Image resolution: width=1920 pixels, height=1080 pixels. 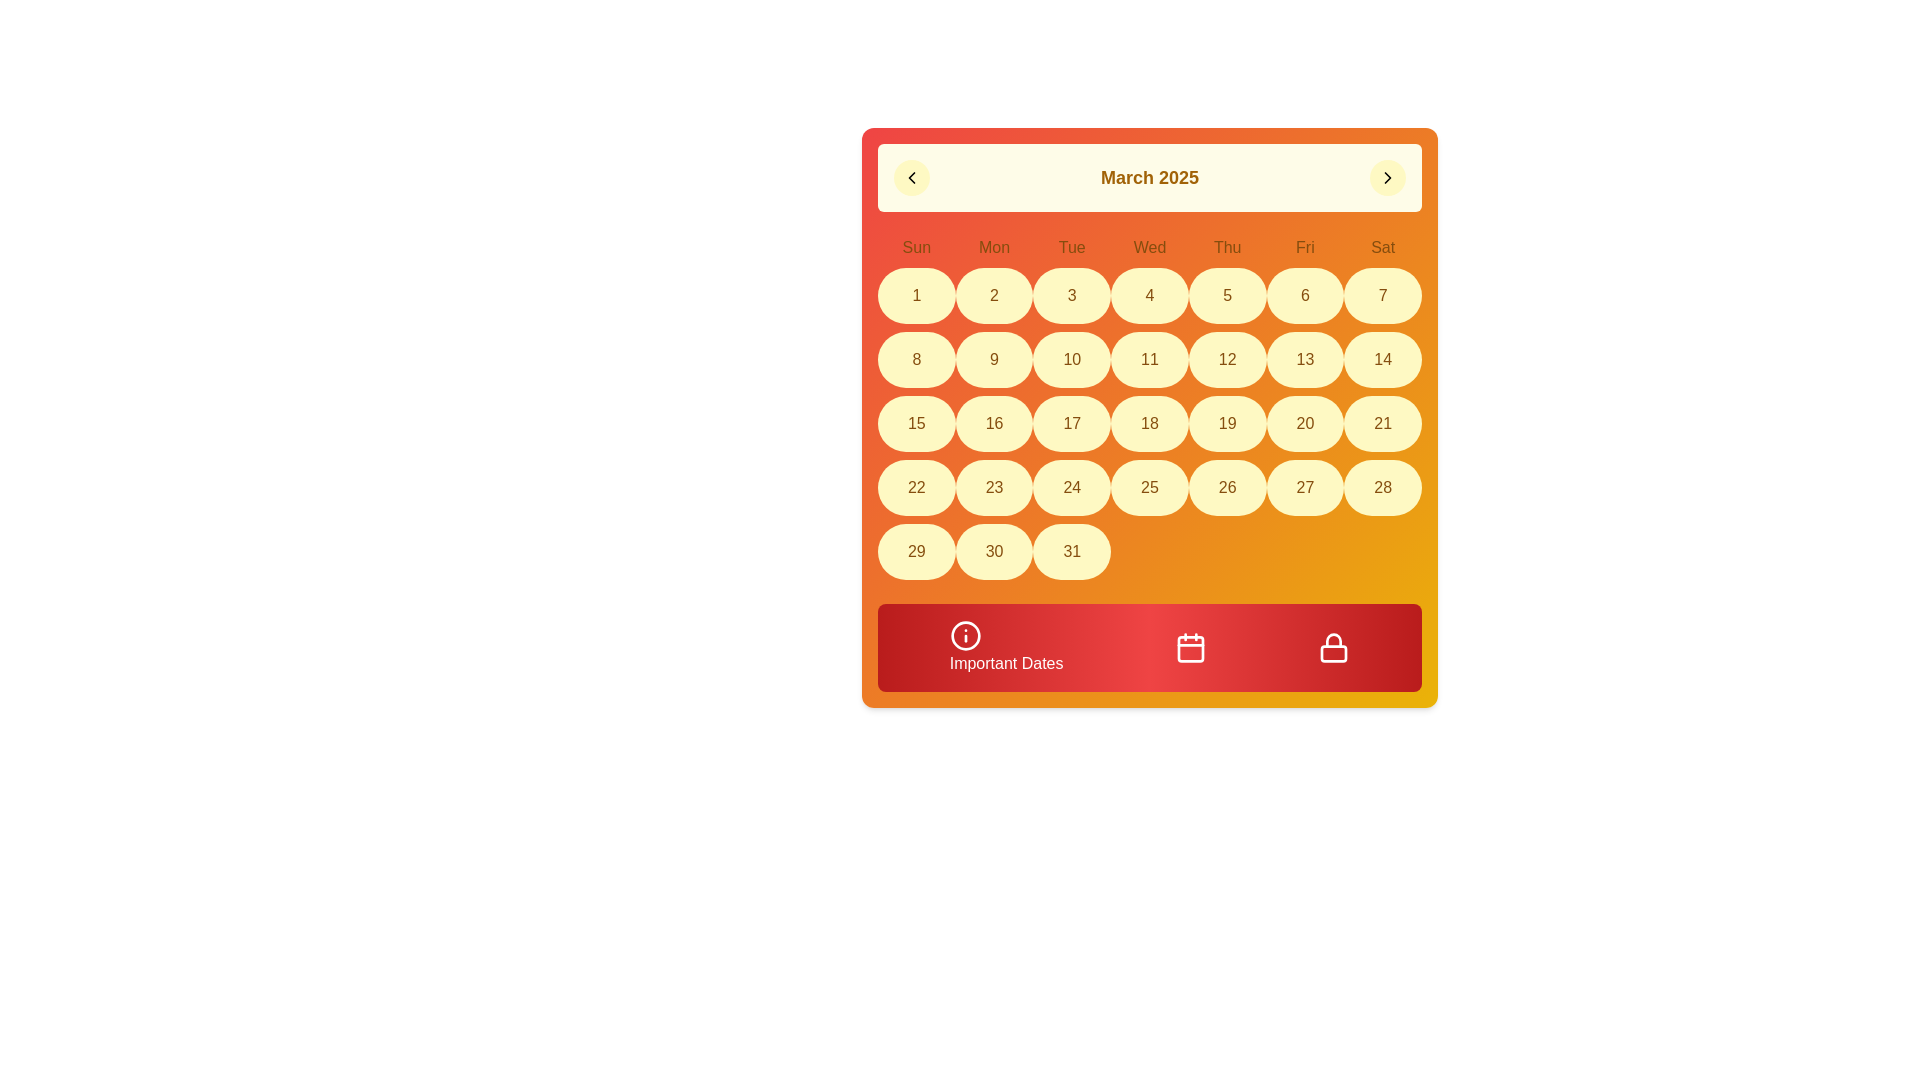 I want to click on the semi-circular arc of the lock icon in the SVG graphic, which is visually represented with a thin stroke in a light color and is positioned above the rectangular body of the lock, so click(x=1334, y=640).